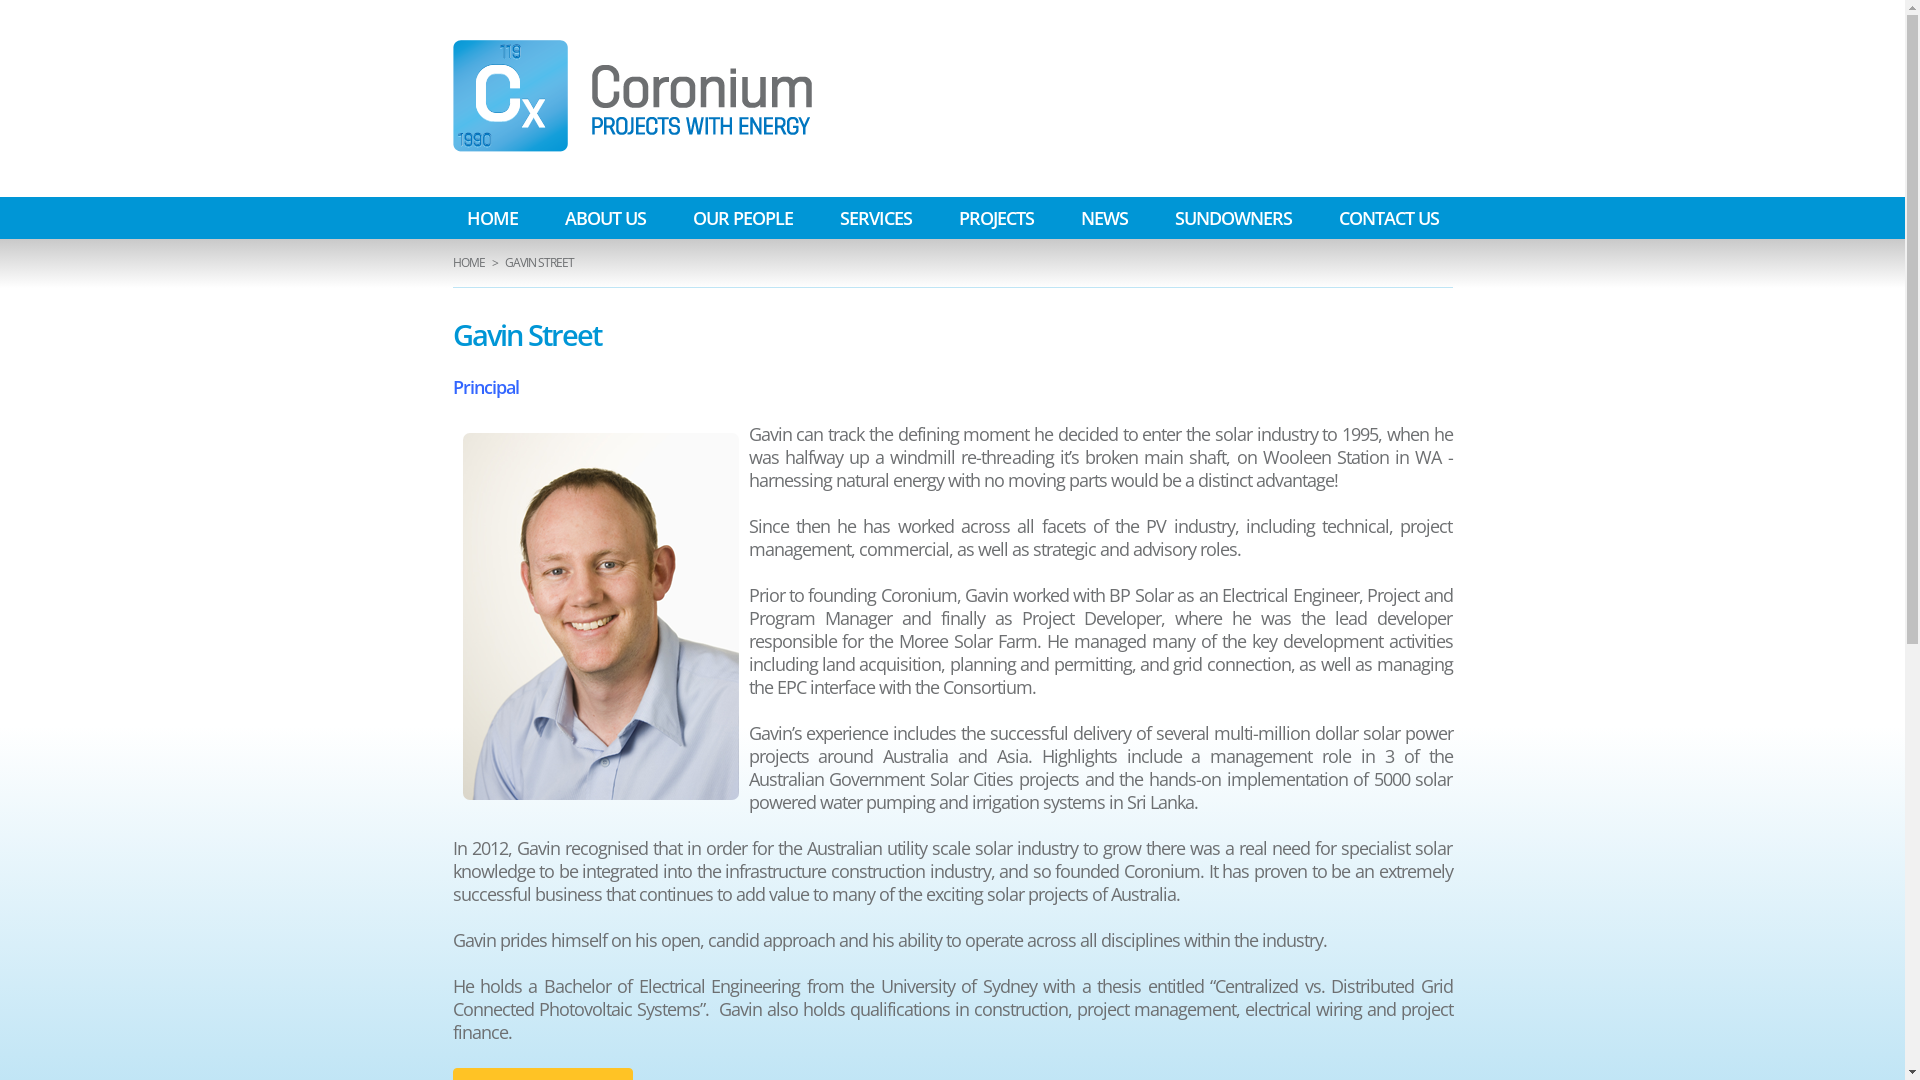 The width and height of the screenshot is (1920, 1080). Describe the element at coordinates (741, 218) in the screenshot. I see `'OUR PEOPLE'` at that location.